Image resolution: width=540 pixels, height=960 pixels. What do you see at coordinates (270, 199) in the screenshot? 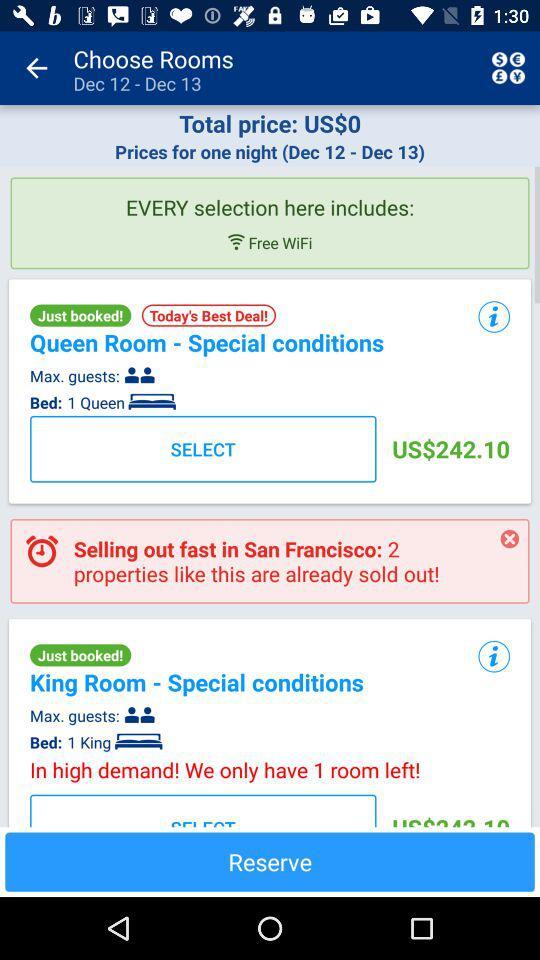
I see `the icon below prices for one icon` at bounding box center [270, 199].